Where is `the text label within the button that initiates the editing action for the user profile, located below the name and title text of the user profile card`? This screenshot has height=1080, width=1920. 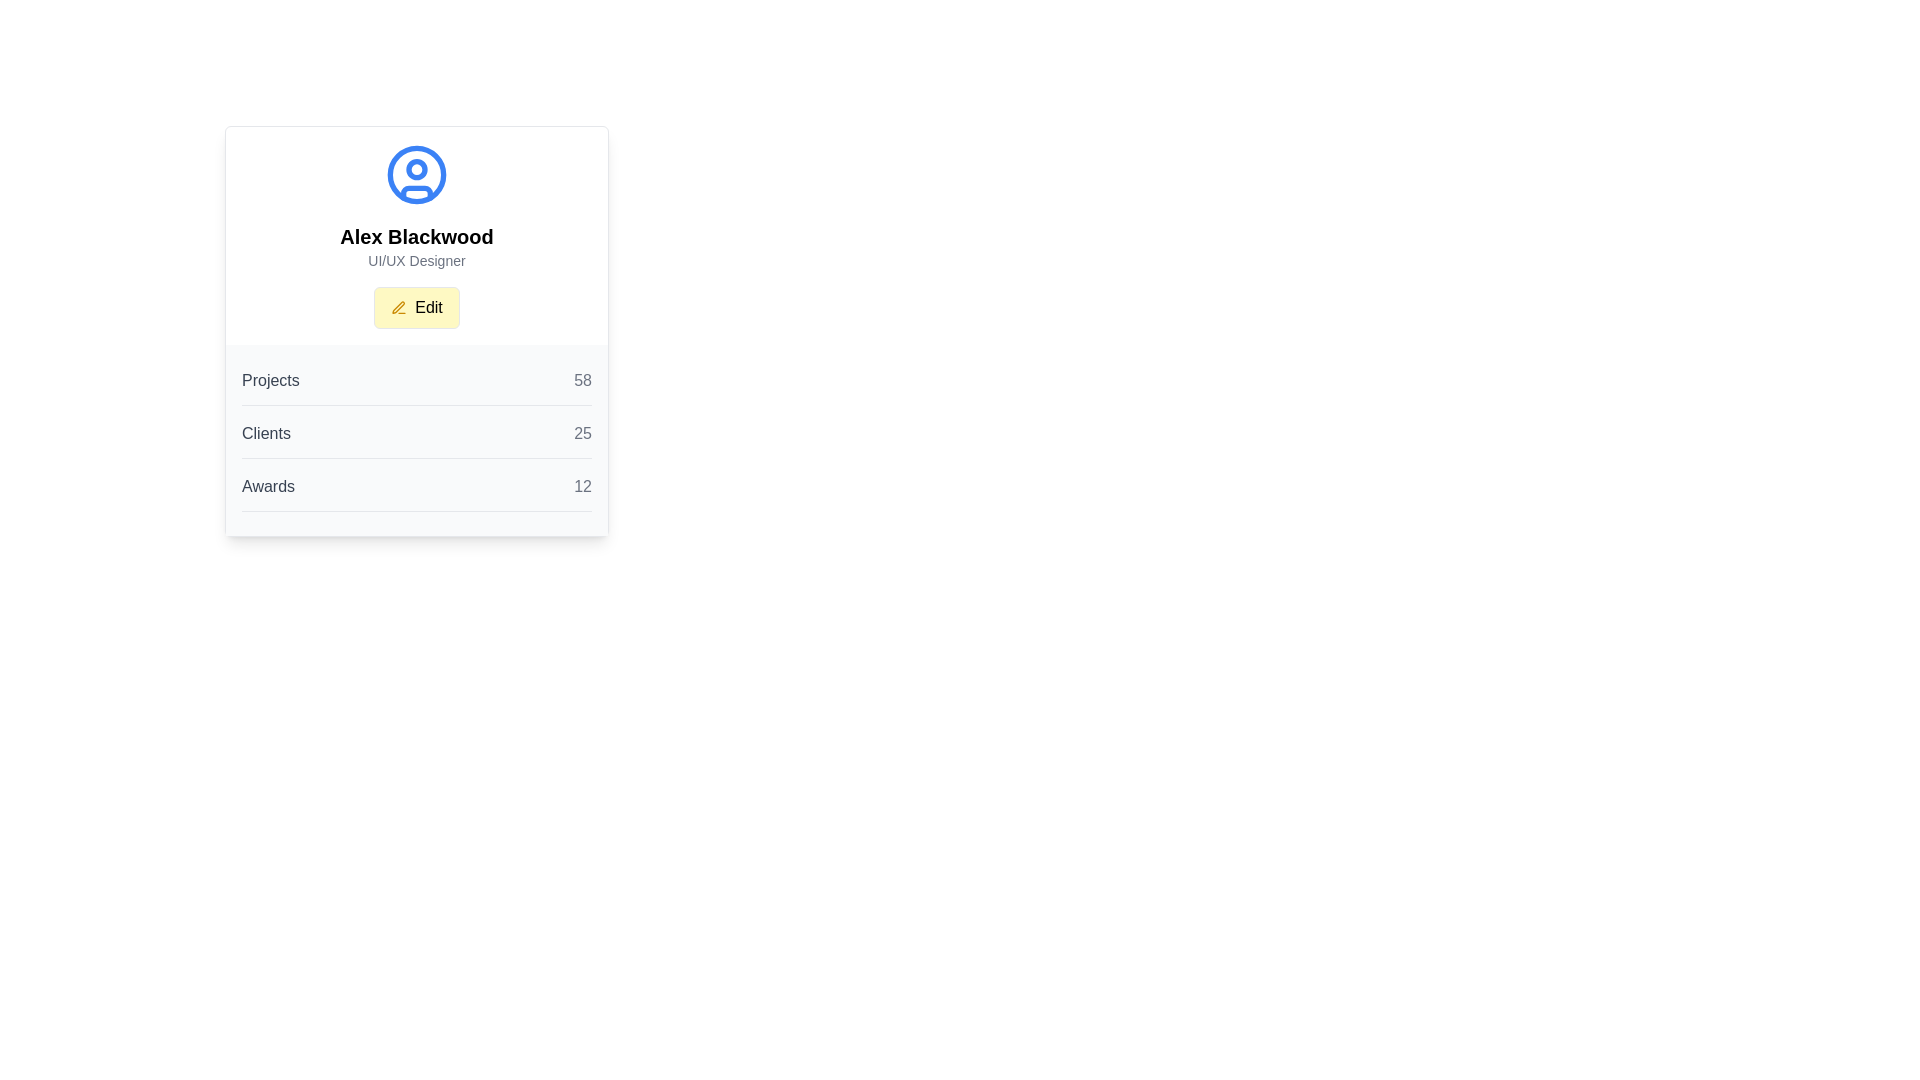
the text label within the button that initiates the editing action for the user profile, located below the name and title text of the user profile card is located at coordinates (427, 308).